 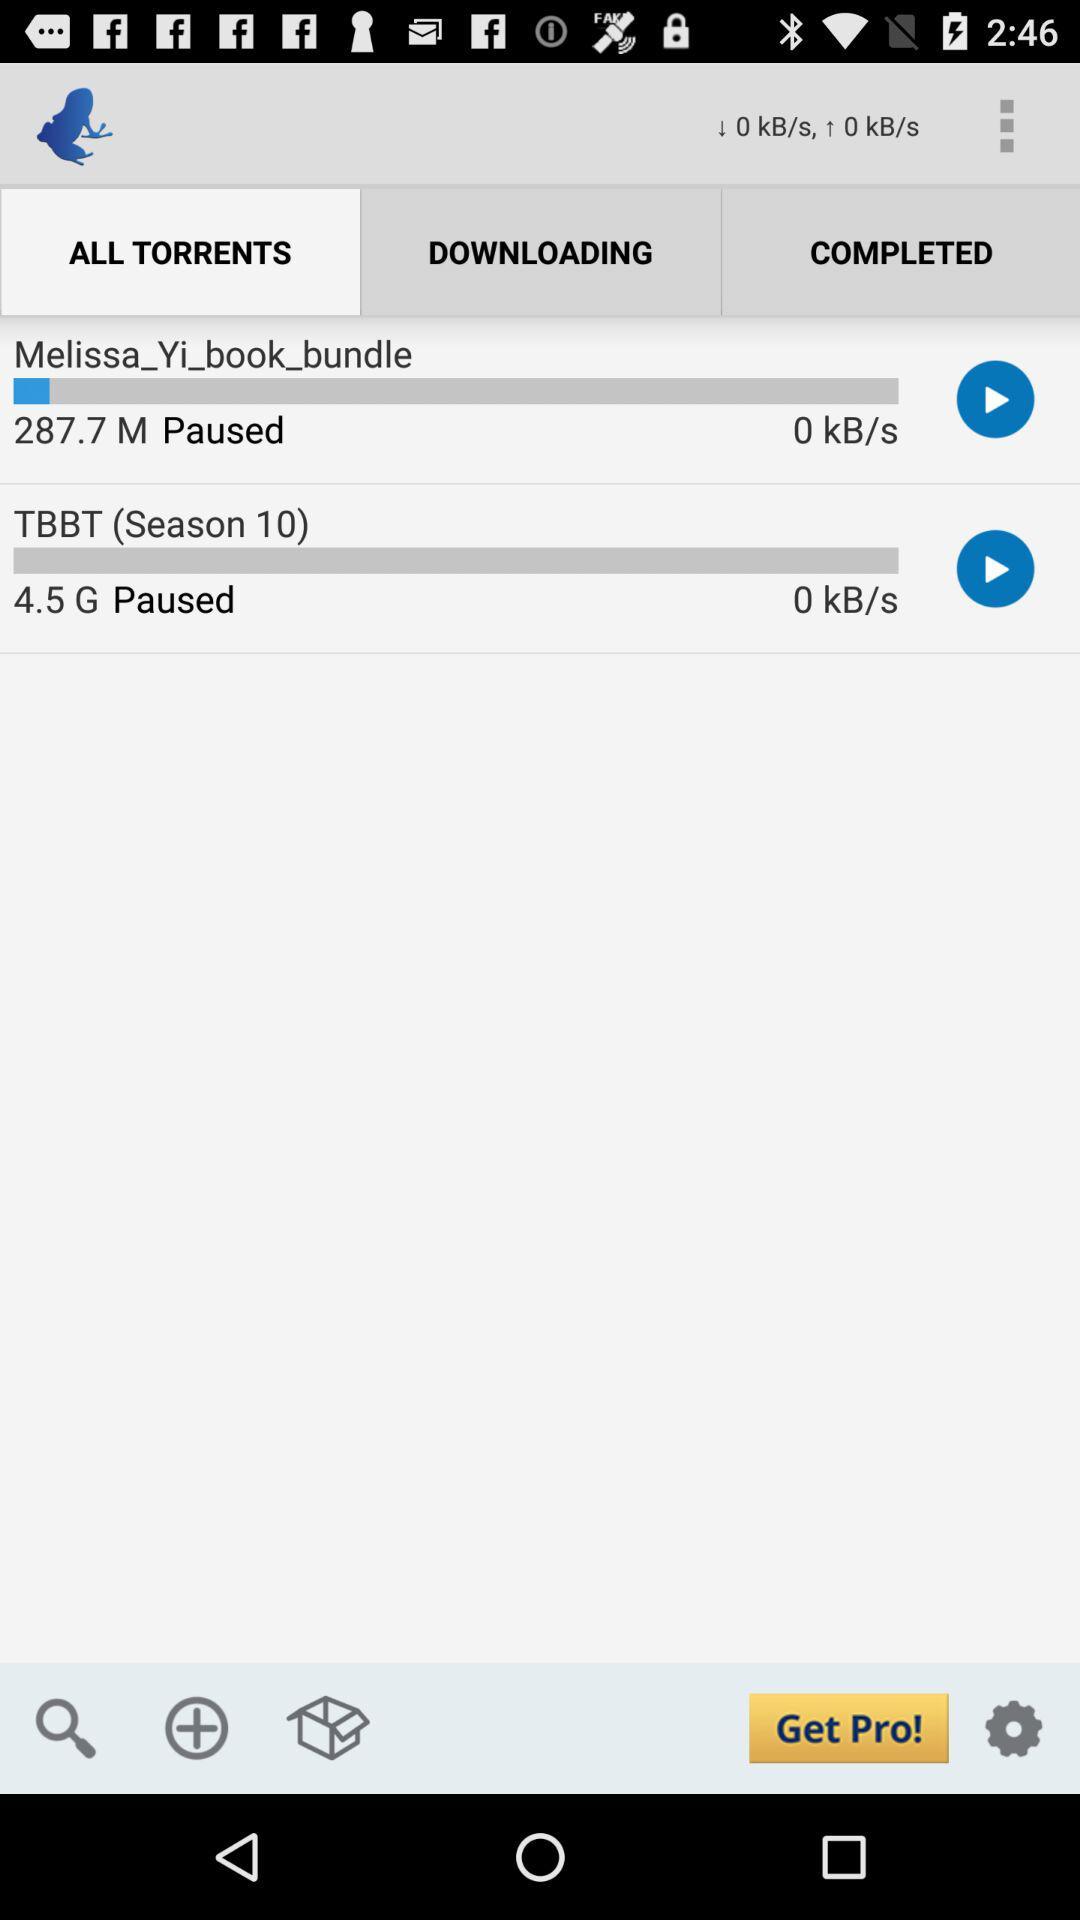 What do you see at coordinates (160, 522) in the screenshot?
I see `the tbbt (season 10) app` at bounding box center [160, 522].